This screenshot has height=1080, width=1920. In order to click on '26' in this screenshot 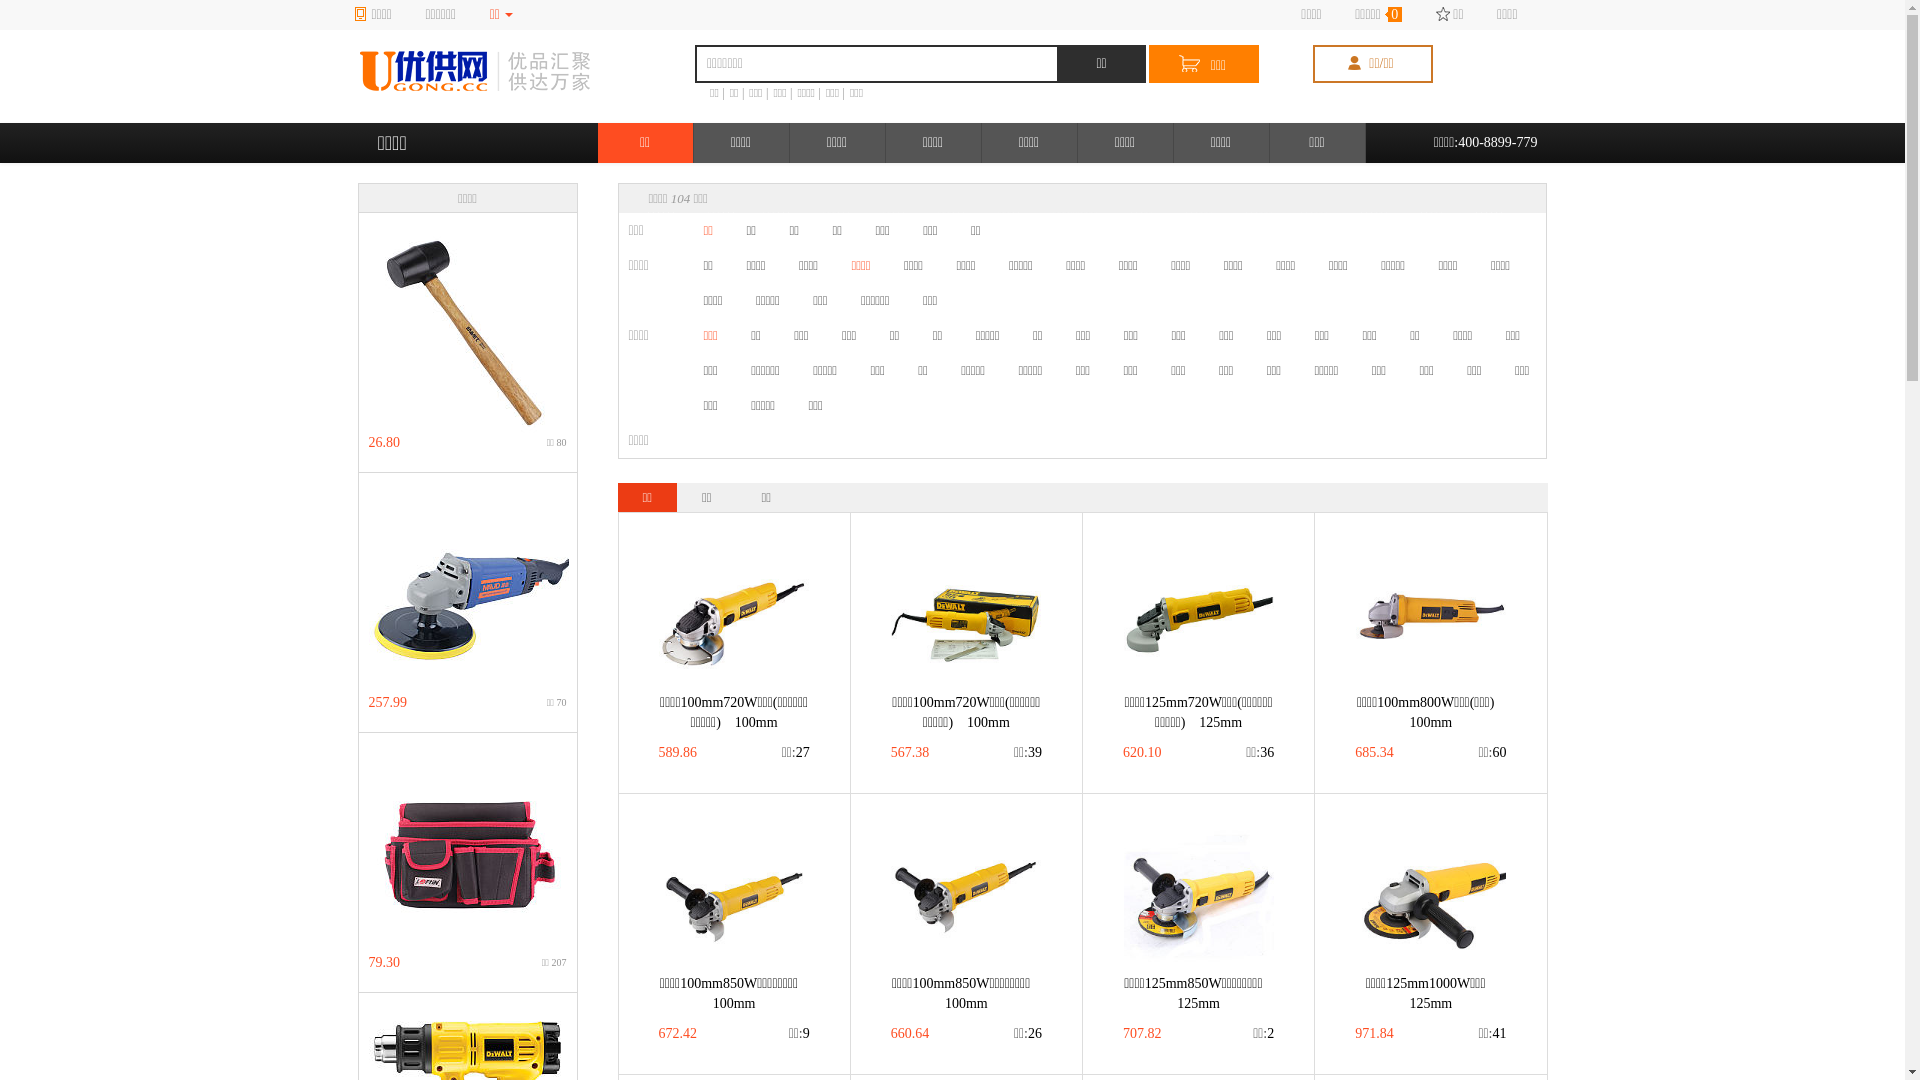, I will do `click(1027, 1033)`.